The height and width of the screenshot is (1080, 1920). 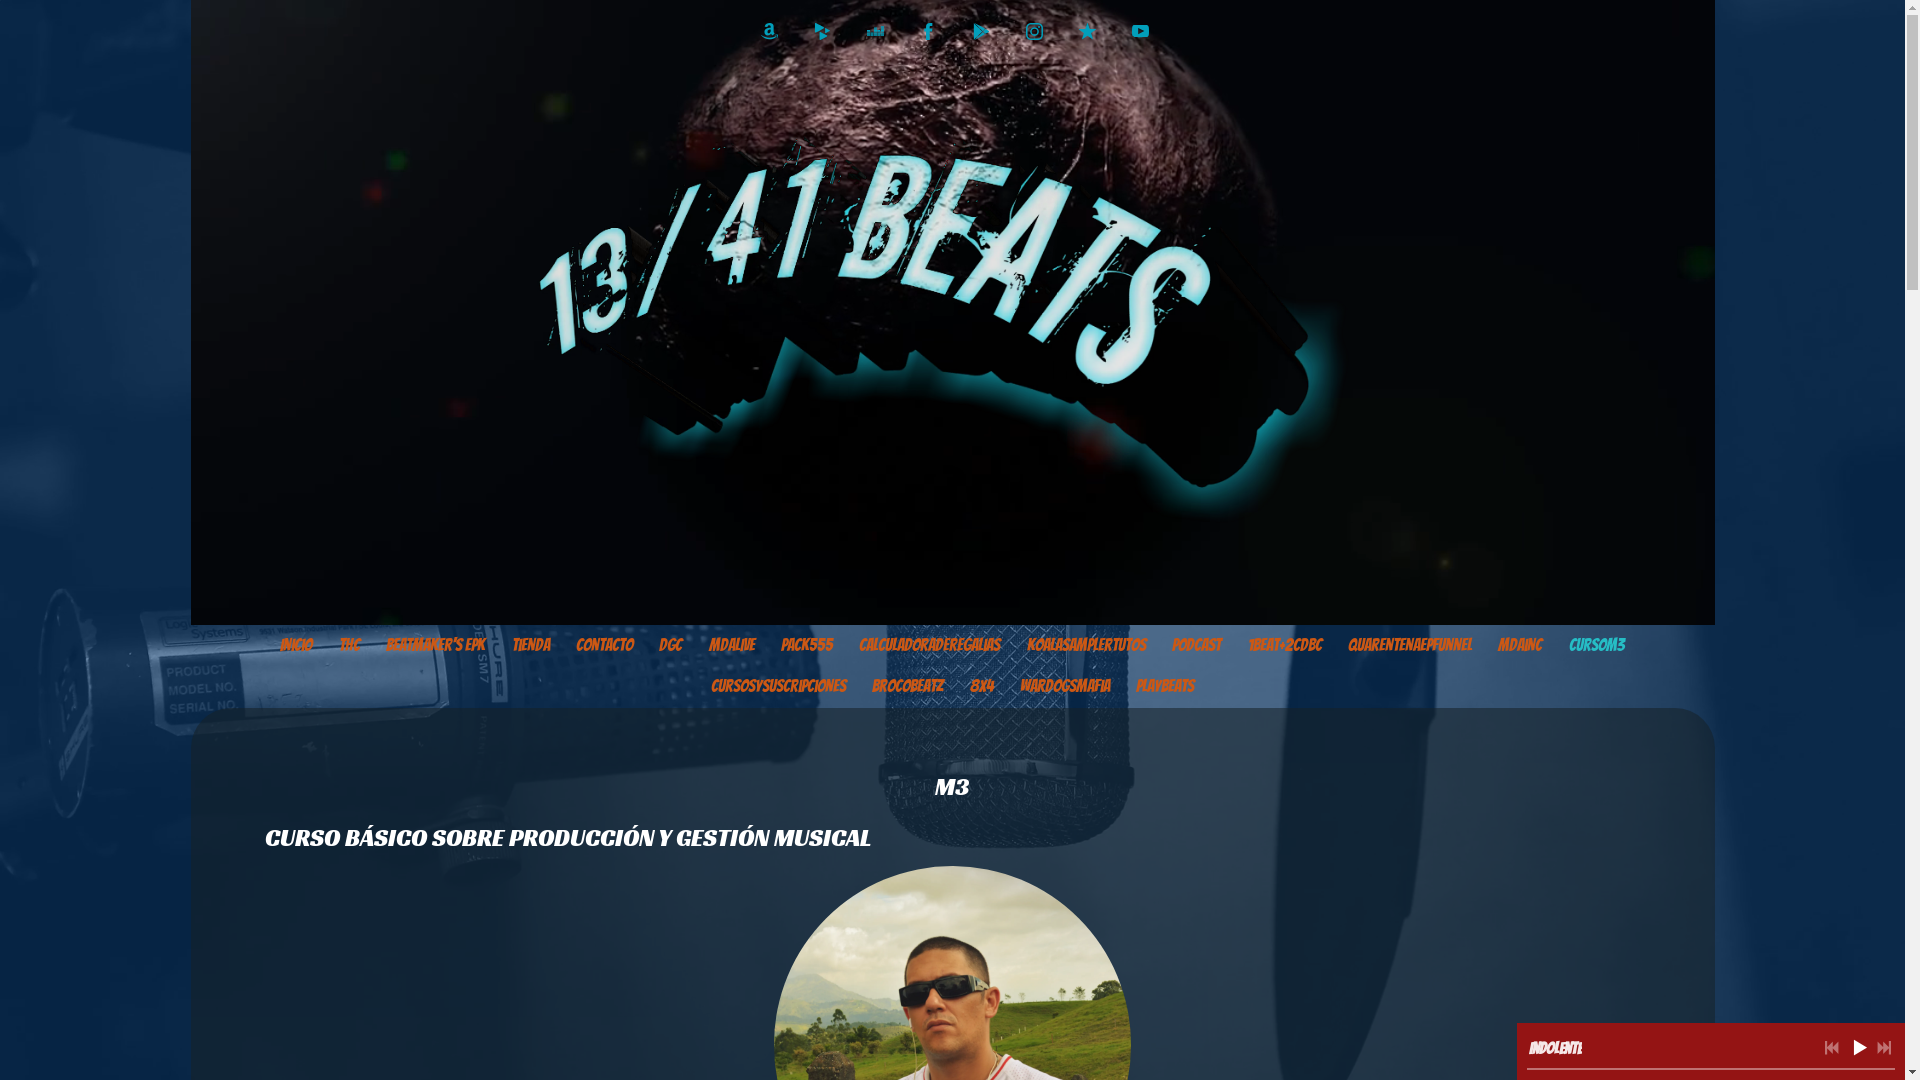 What do you see at coordinates (806, 645) in the screenshot?
I see `'PACK555'` at bounding box center [806, 645].